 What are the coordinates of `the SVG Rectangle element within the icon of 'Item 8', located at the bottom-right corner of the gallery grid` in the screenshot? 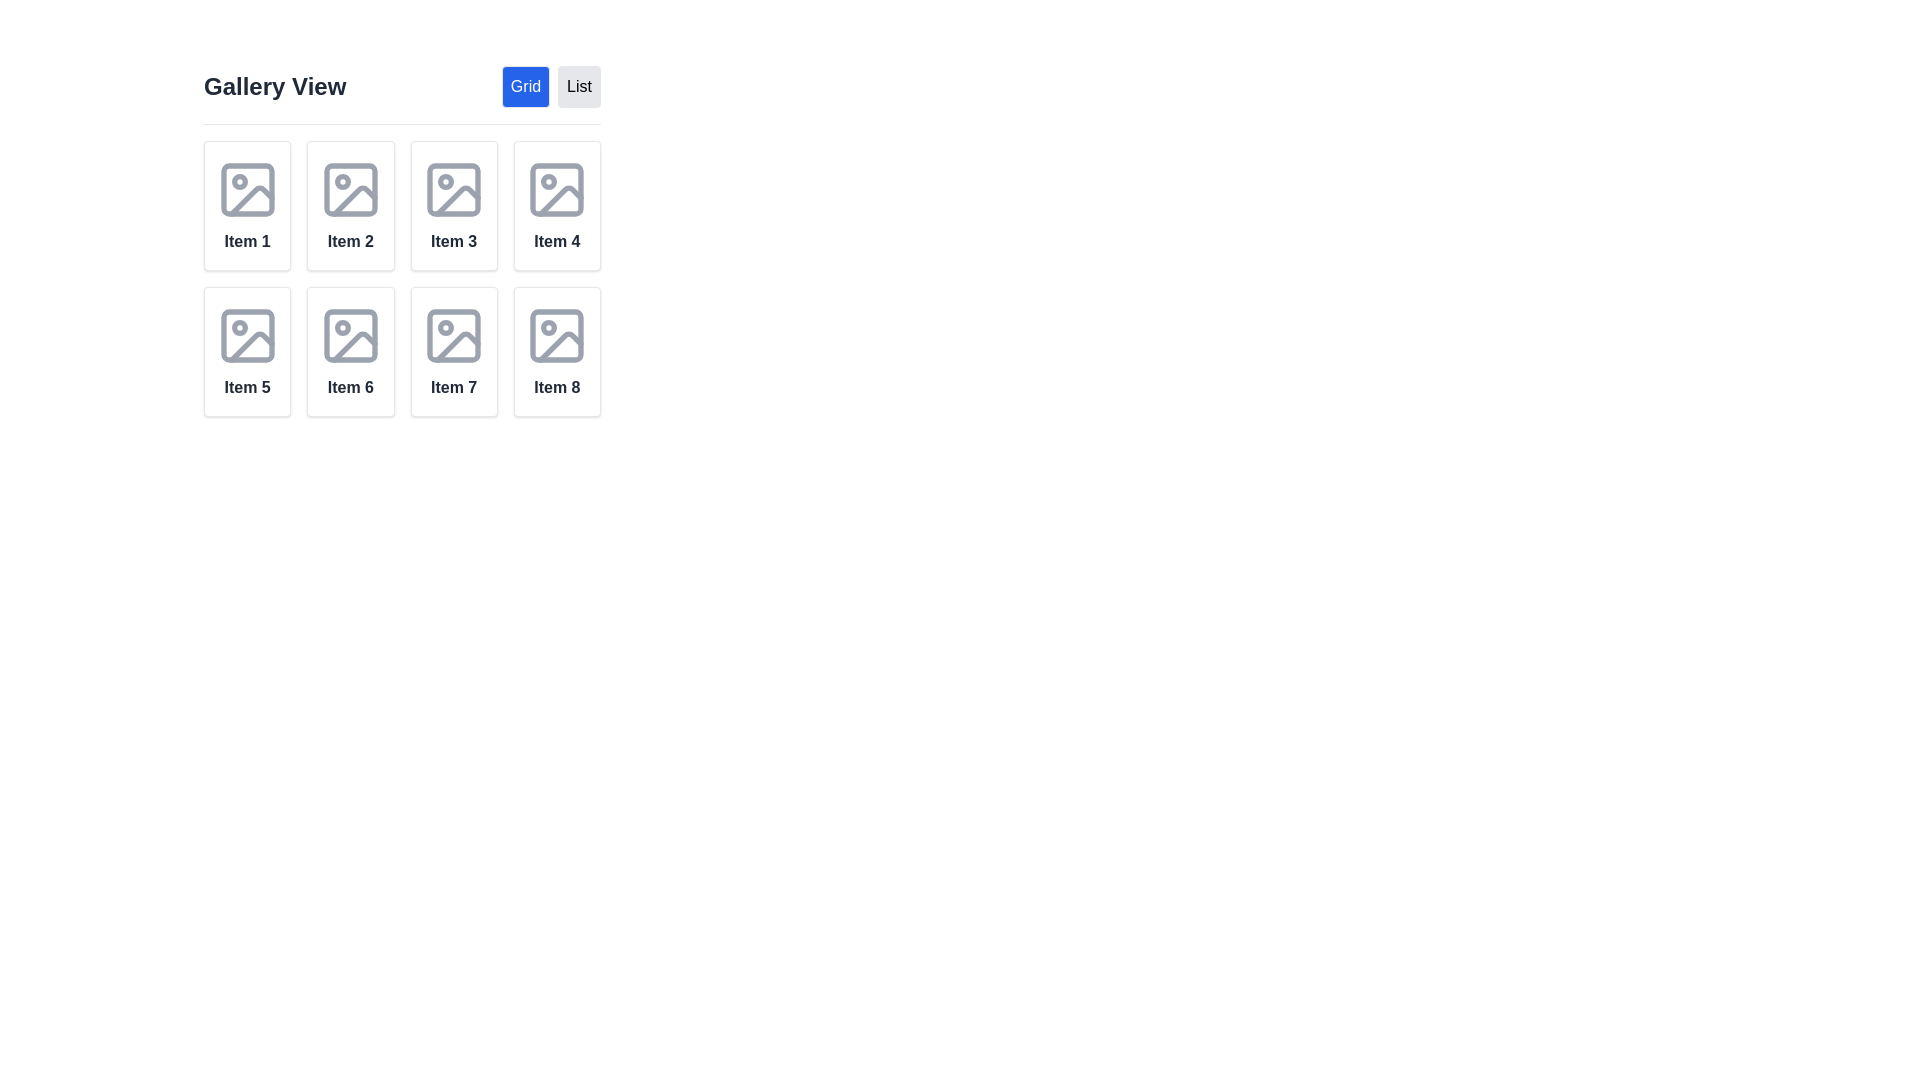 It's located at (557, 334).